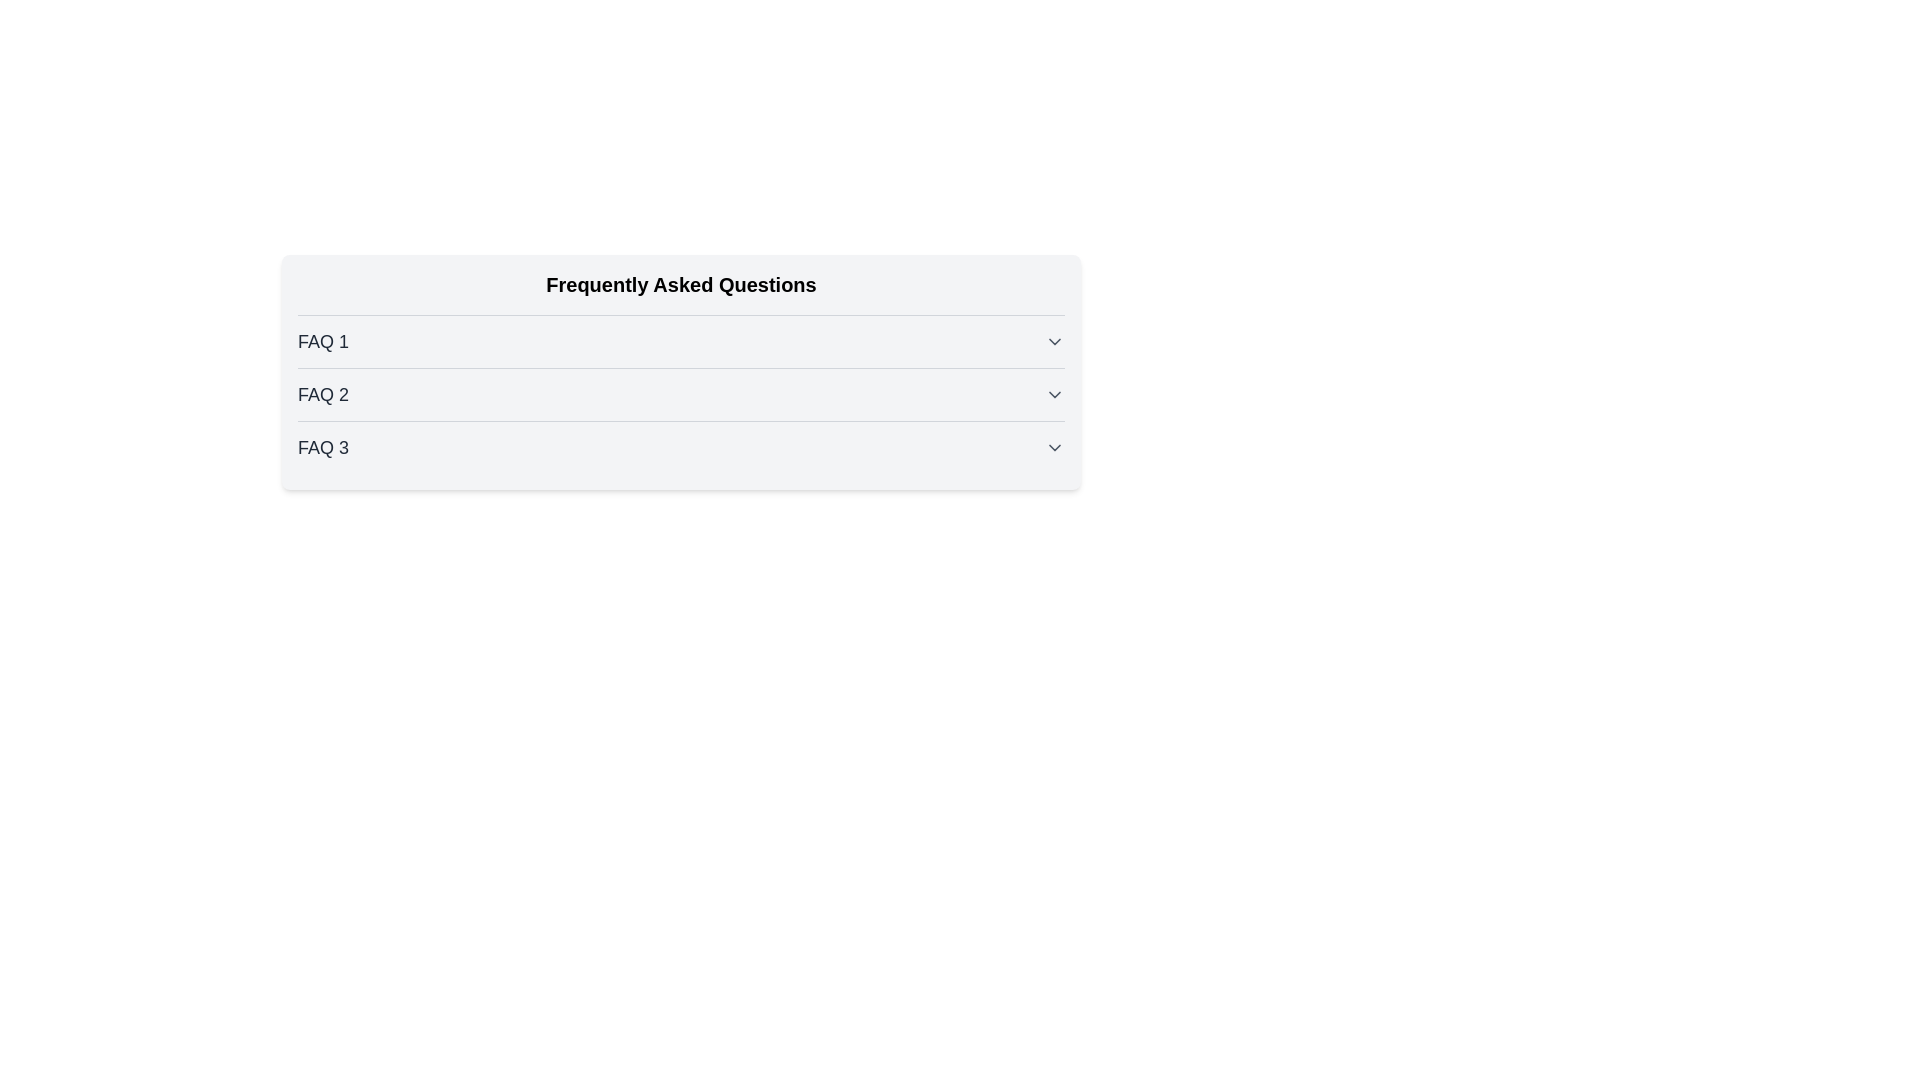 Image resolution: width=1920 pixels, height=1080 pixels. I want to click on the Dropdown toggle icon for the 'FAQ 3' section, so click(1054, 446).